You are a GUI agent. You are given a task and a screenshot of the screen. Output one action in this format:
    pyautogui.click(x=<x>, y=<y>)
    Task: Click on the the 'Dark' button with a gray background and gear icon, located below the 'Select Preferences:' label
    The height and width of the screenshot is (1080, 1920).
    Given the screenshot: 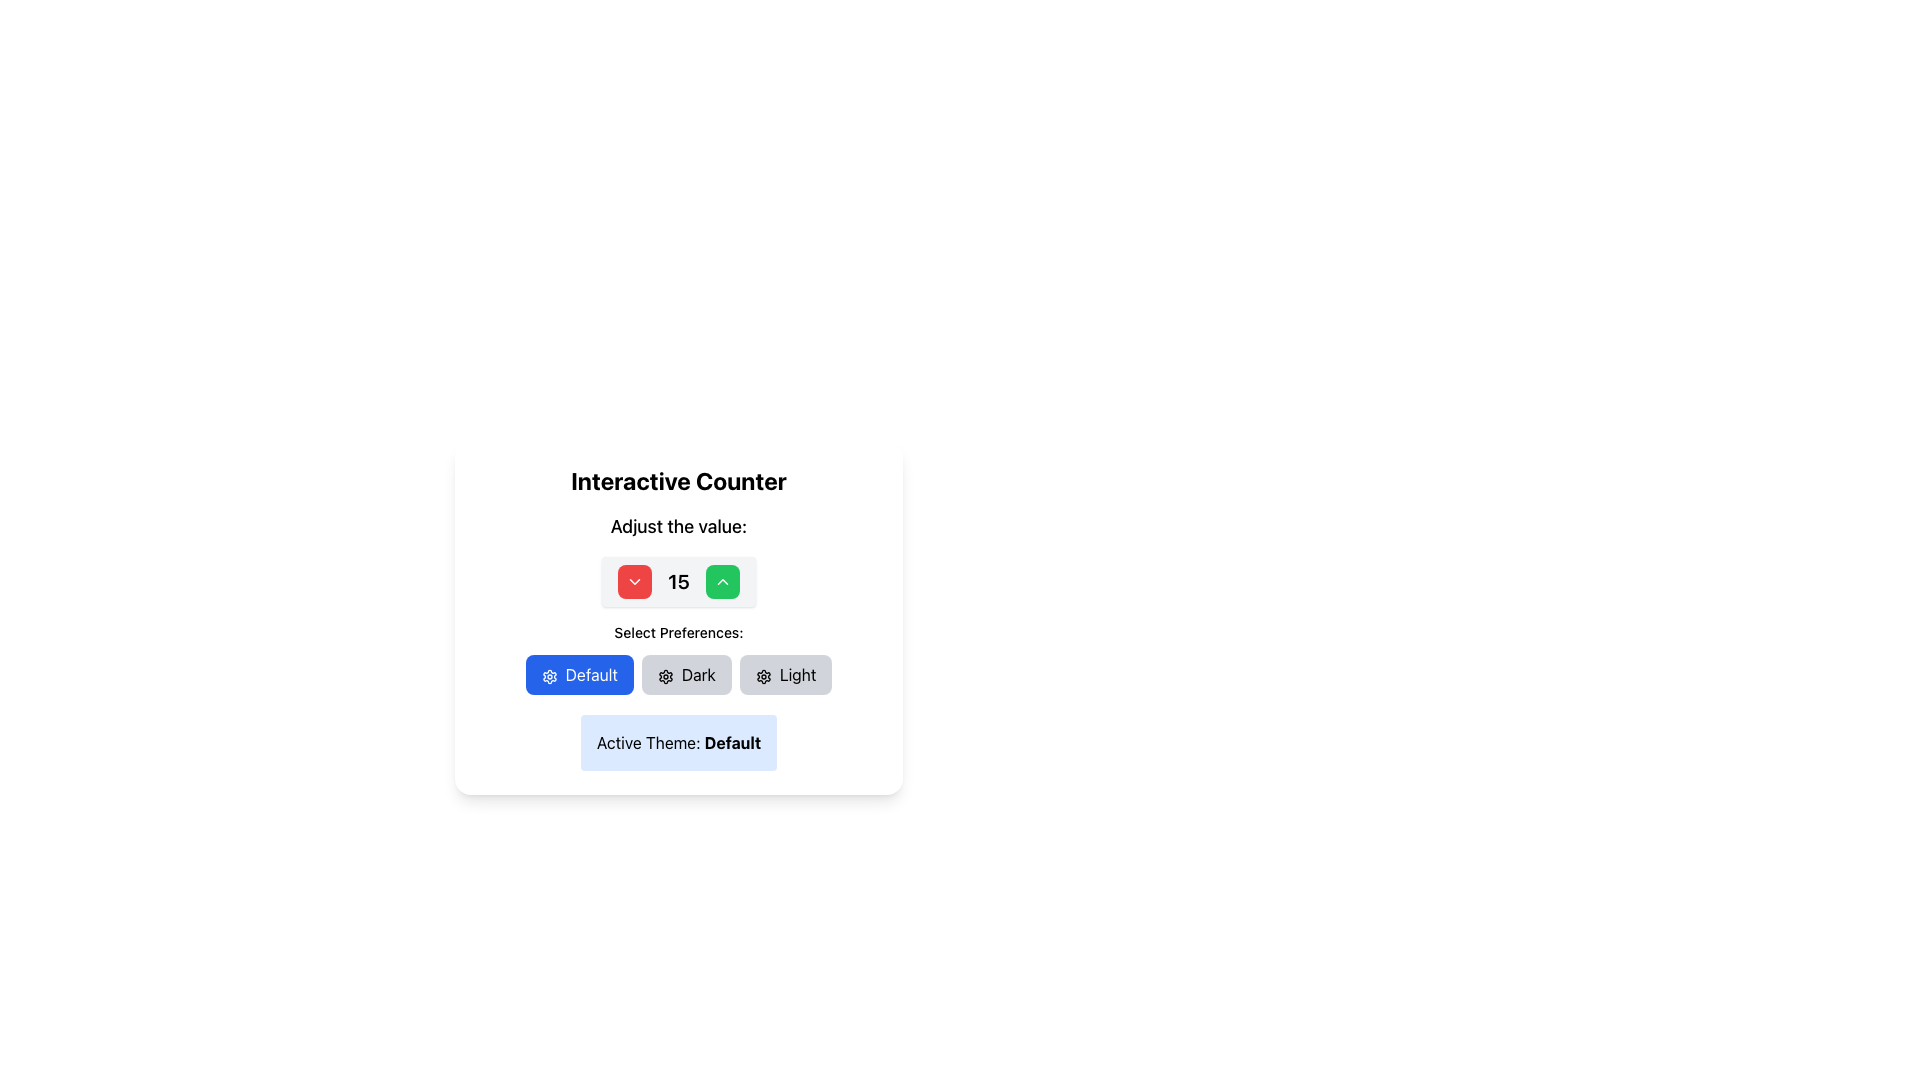 What is the action you would take?
    pyautogui.click(x=678, y=675)
    